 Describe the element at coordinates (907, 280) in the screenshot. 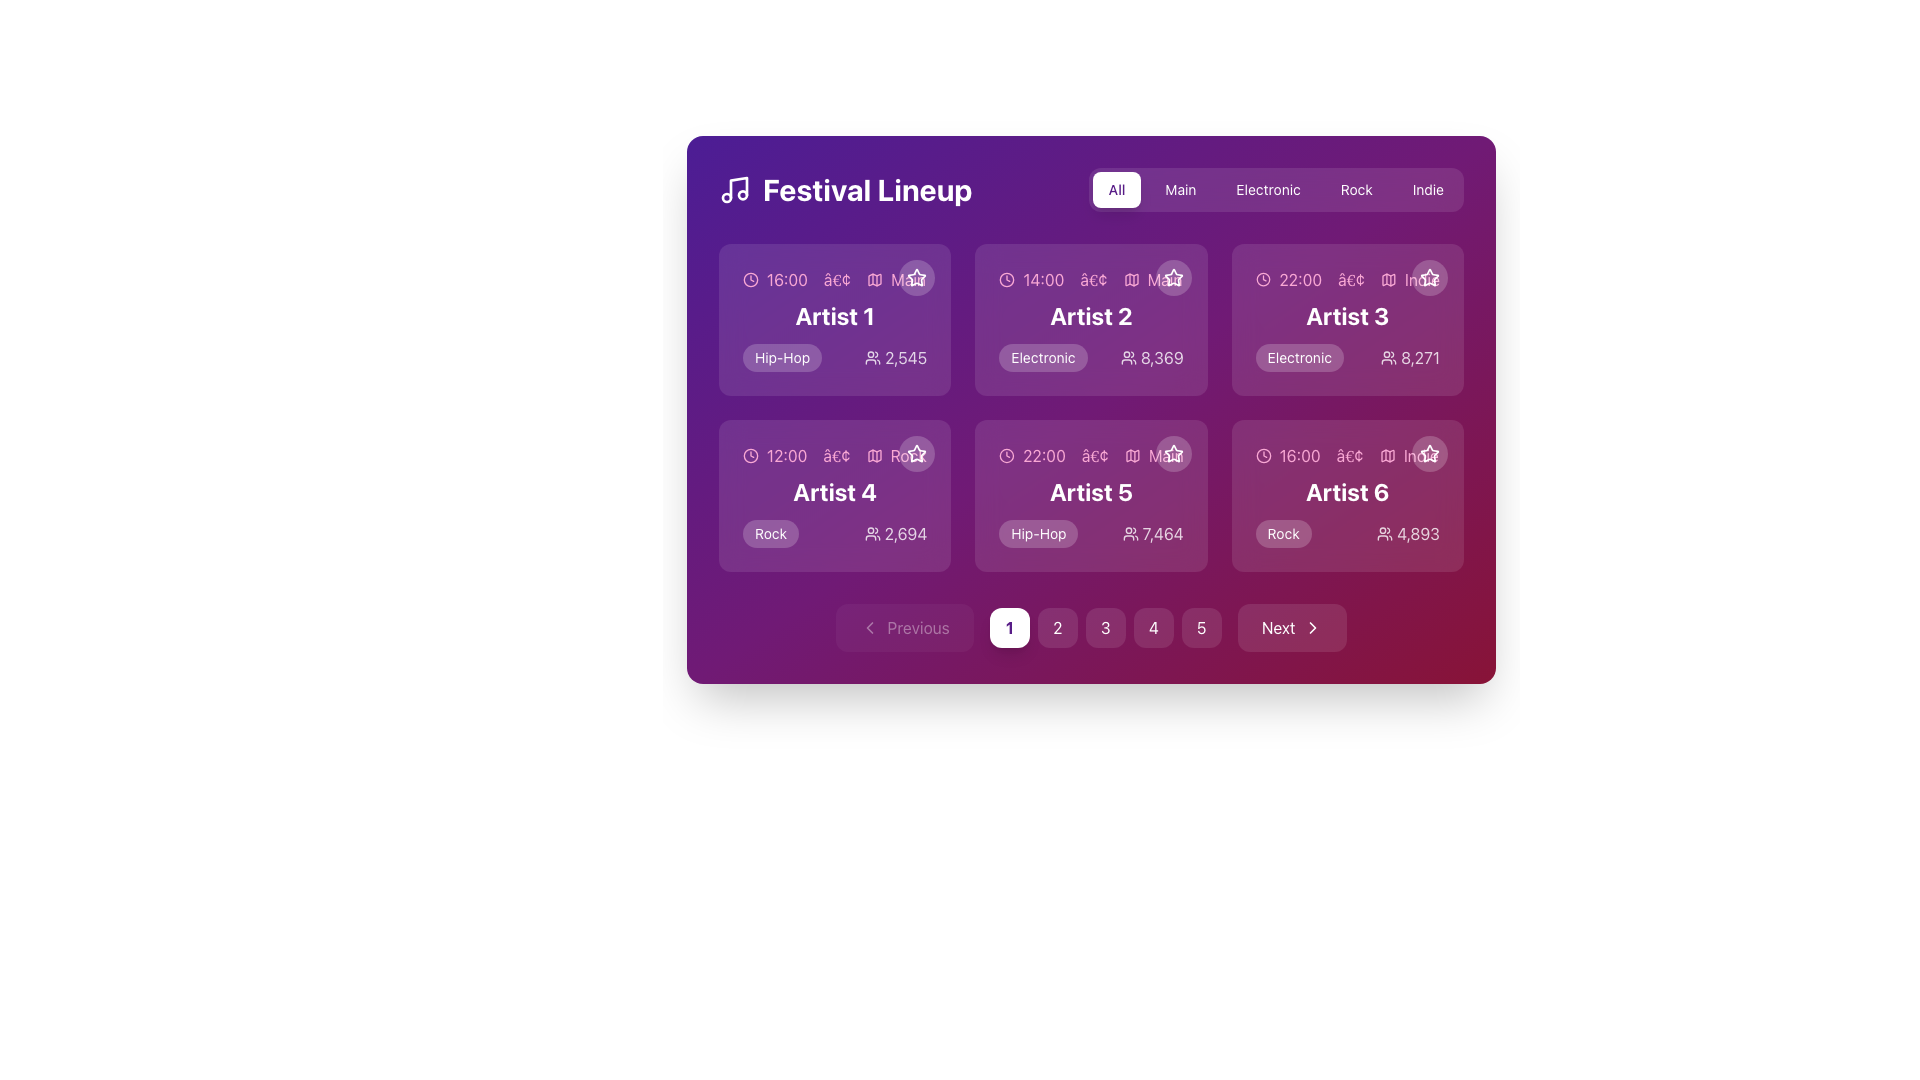

I see `'main' text label that follows the clock and time data ('16:00') in the top left section of the grid using developer tools` at that location.